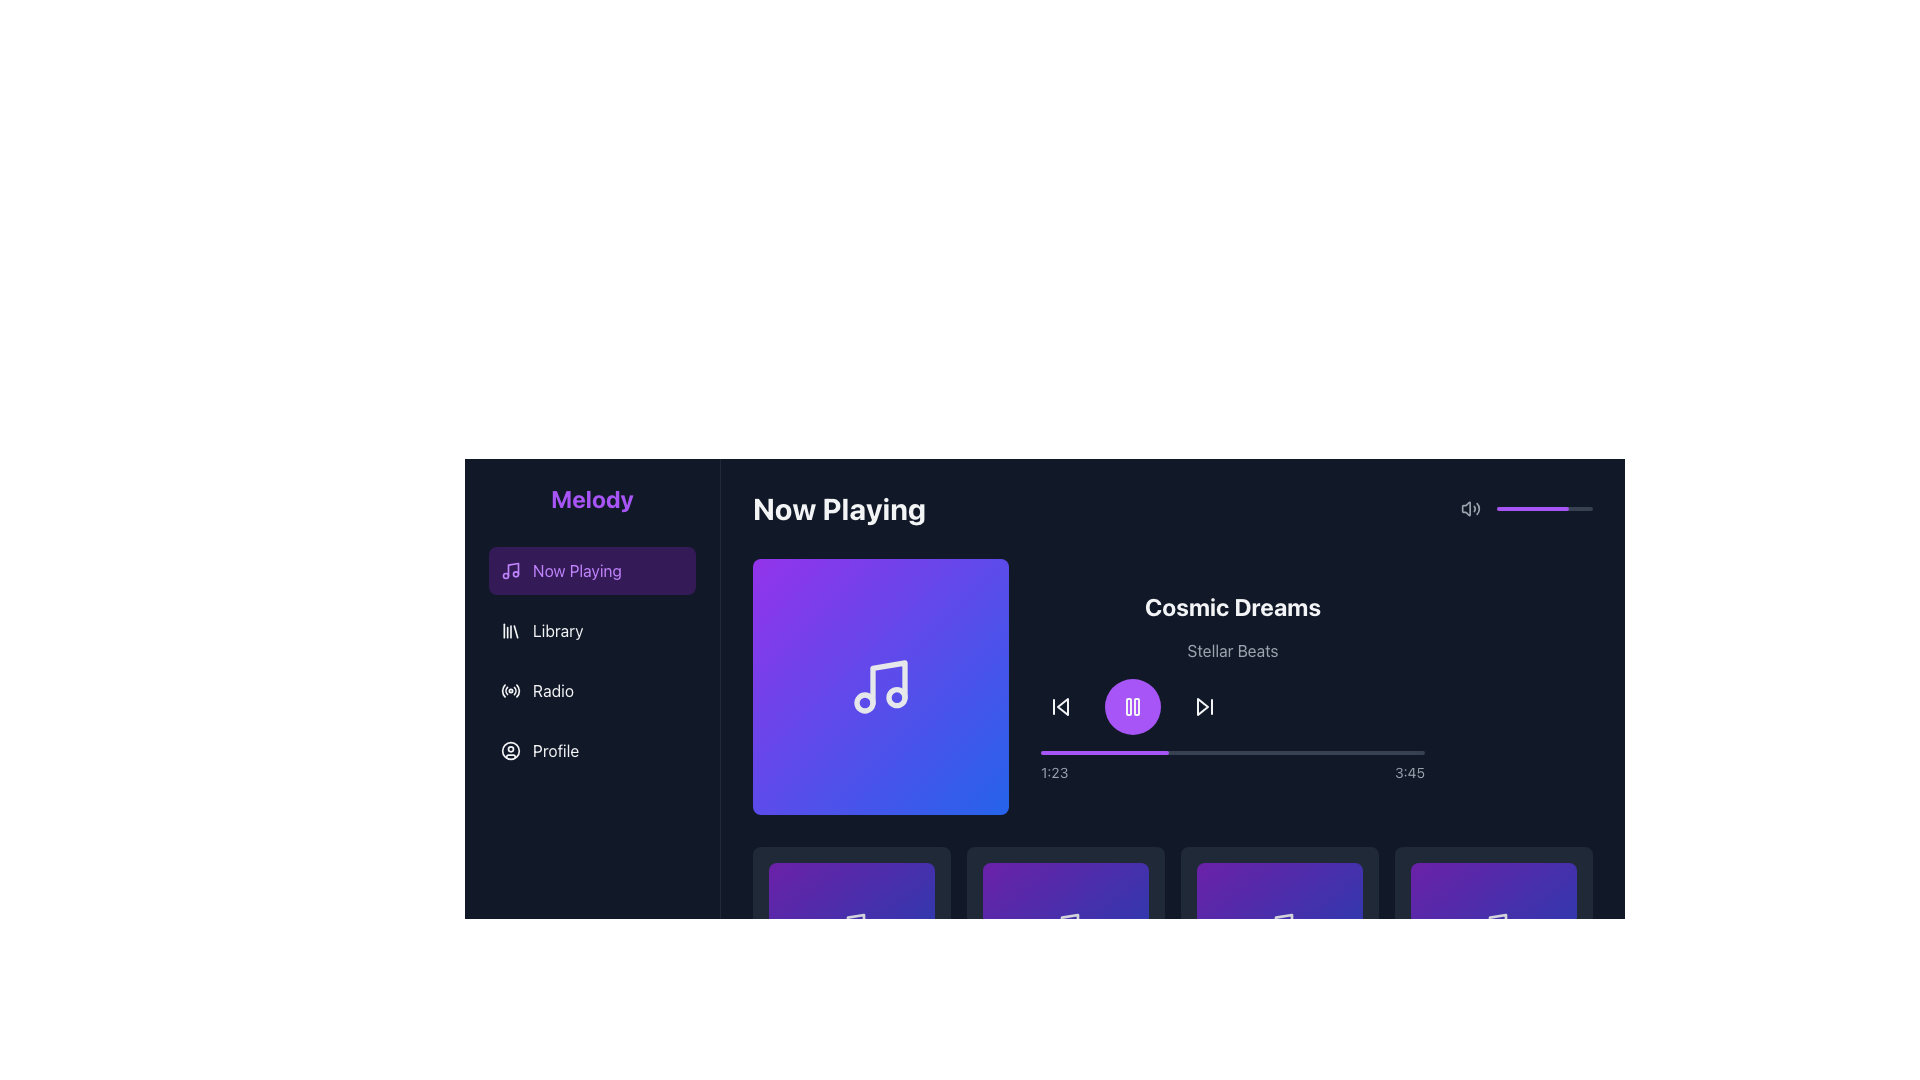  I want to click on the pause icon button, which consists of two vertically aligned rectangular bars on a purple rounded background, so click(1132, 705).